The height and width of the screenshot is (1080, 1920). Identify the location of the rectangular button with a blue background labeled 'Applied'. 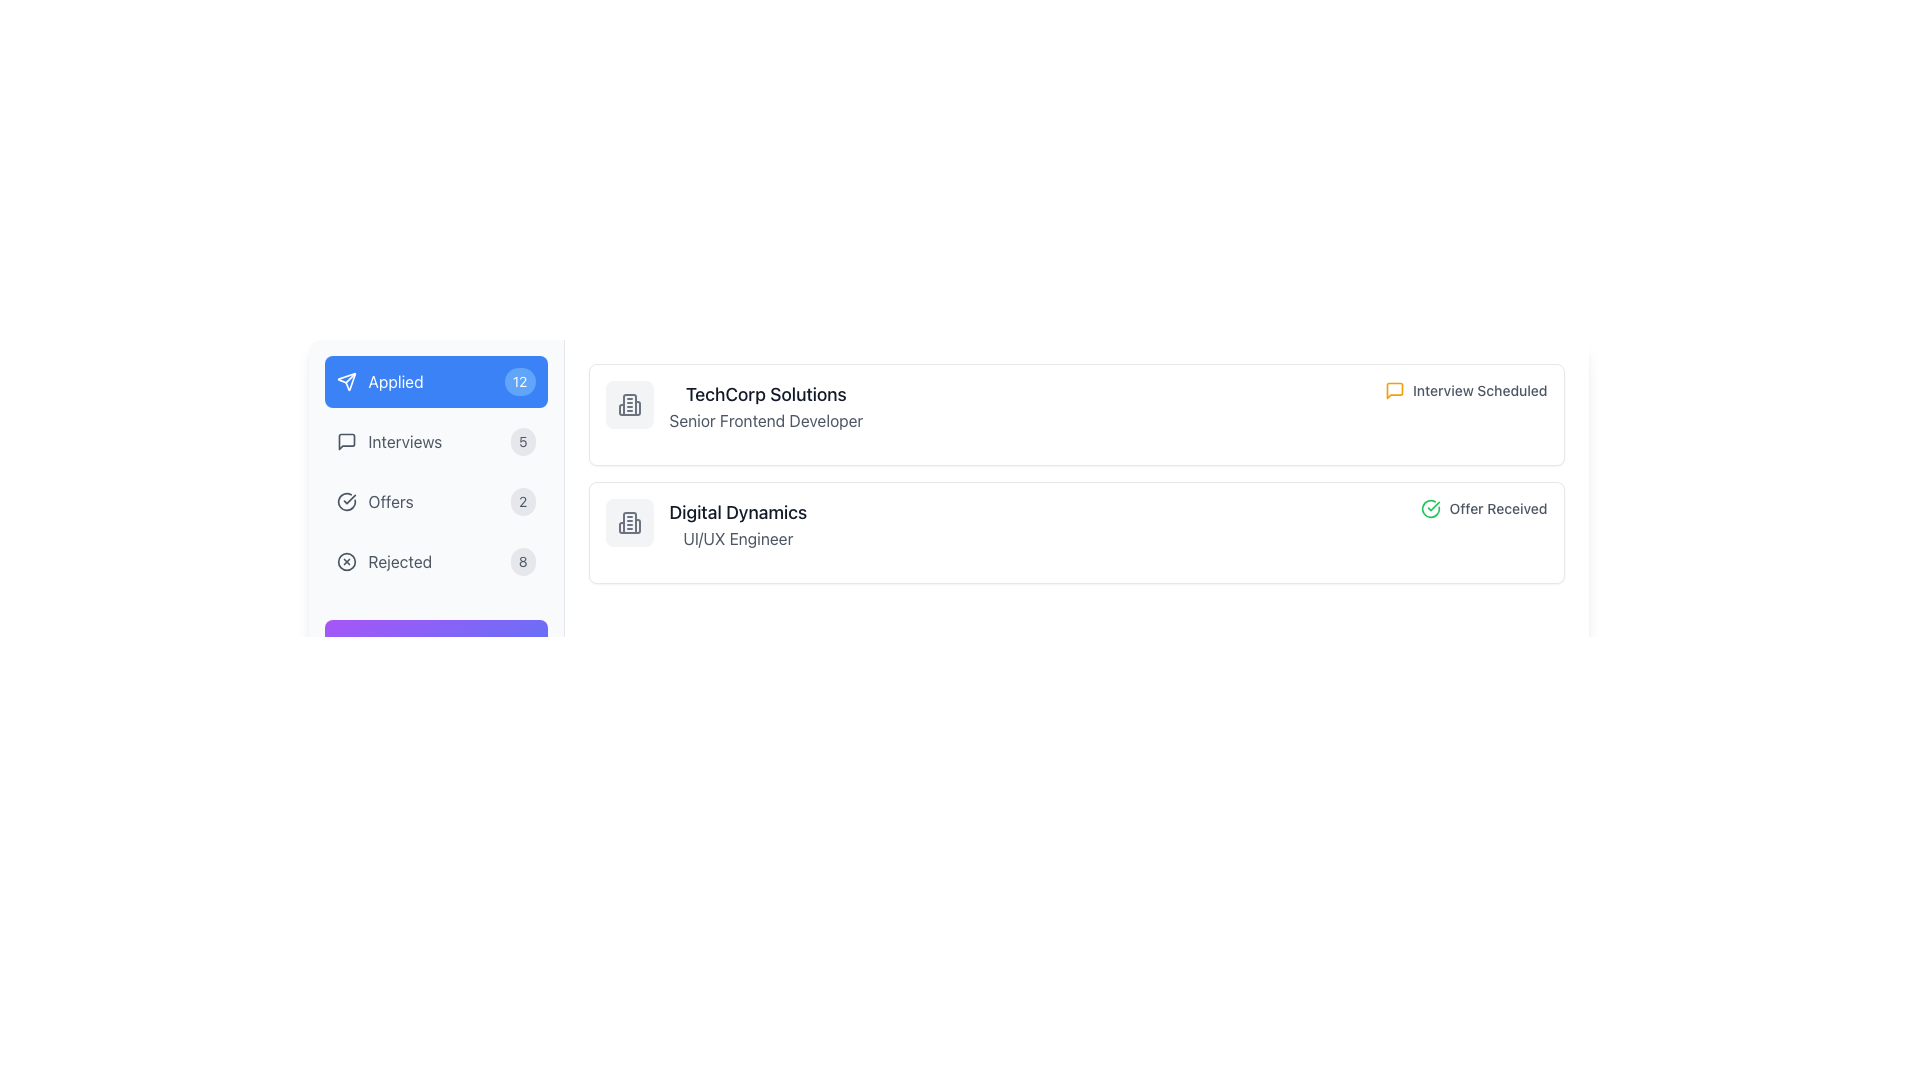
(435, 381).